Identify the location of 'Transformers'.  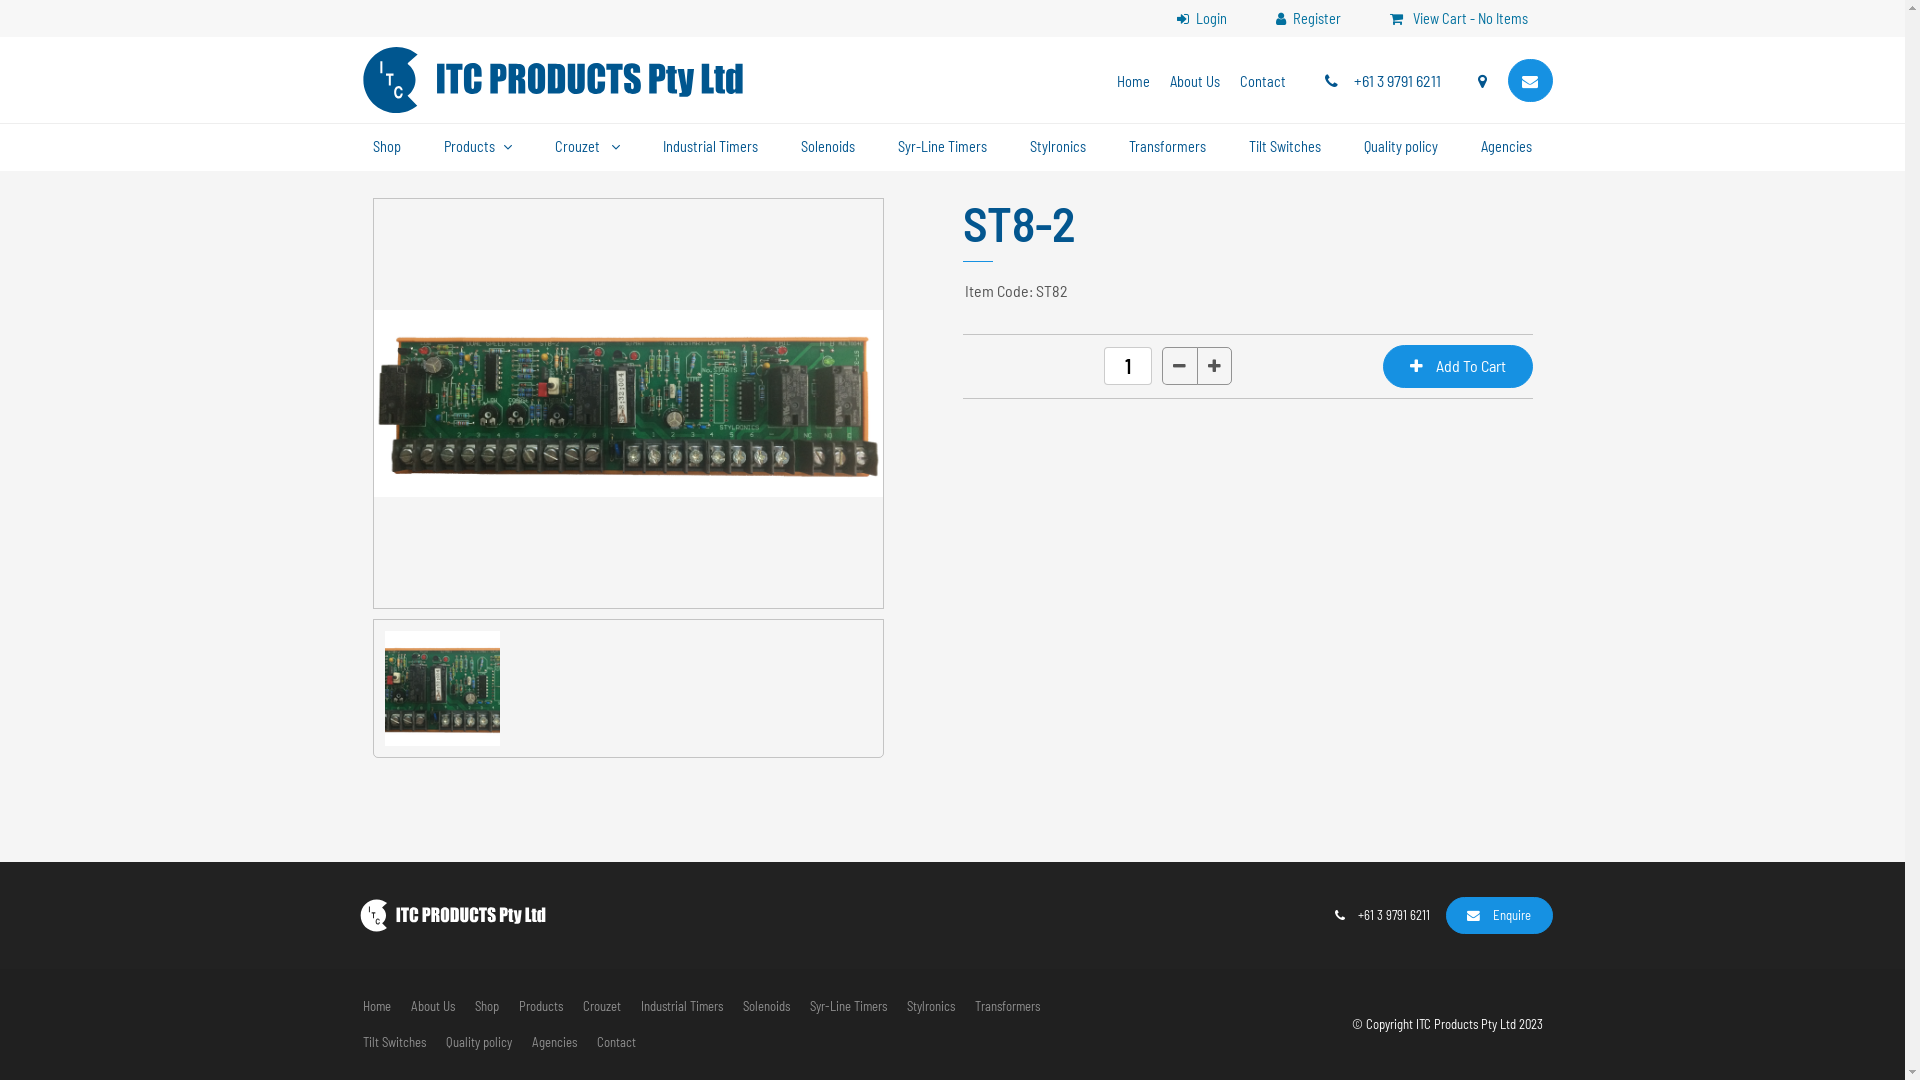
(1167, 146).